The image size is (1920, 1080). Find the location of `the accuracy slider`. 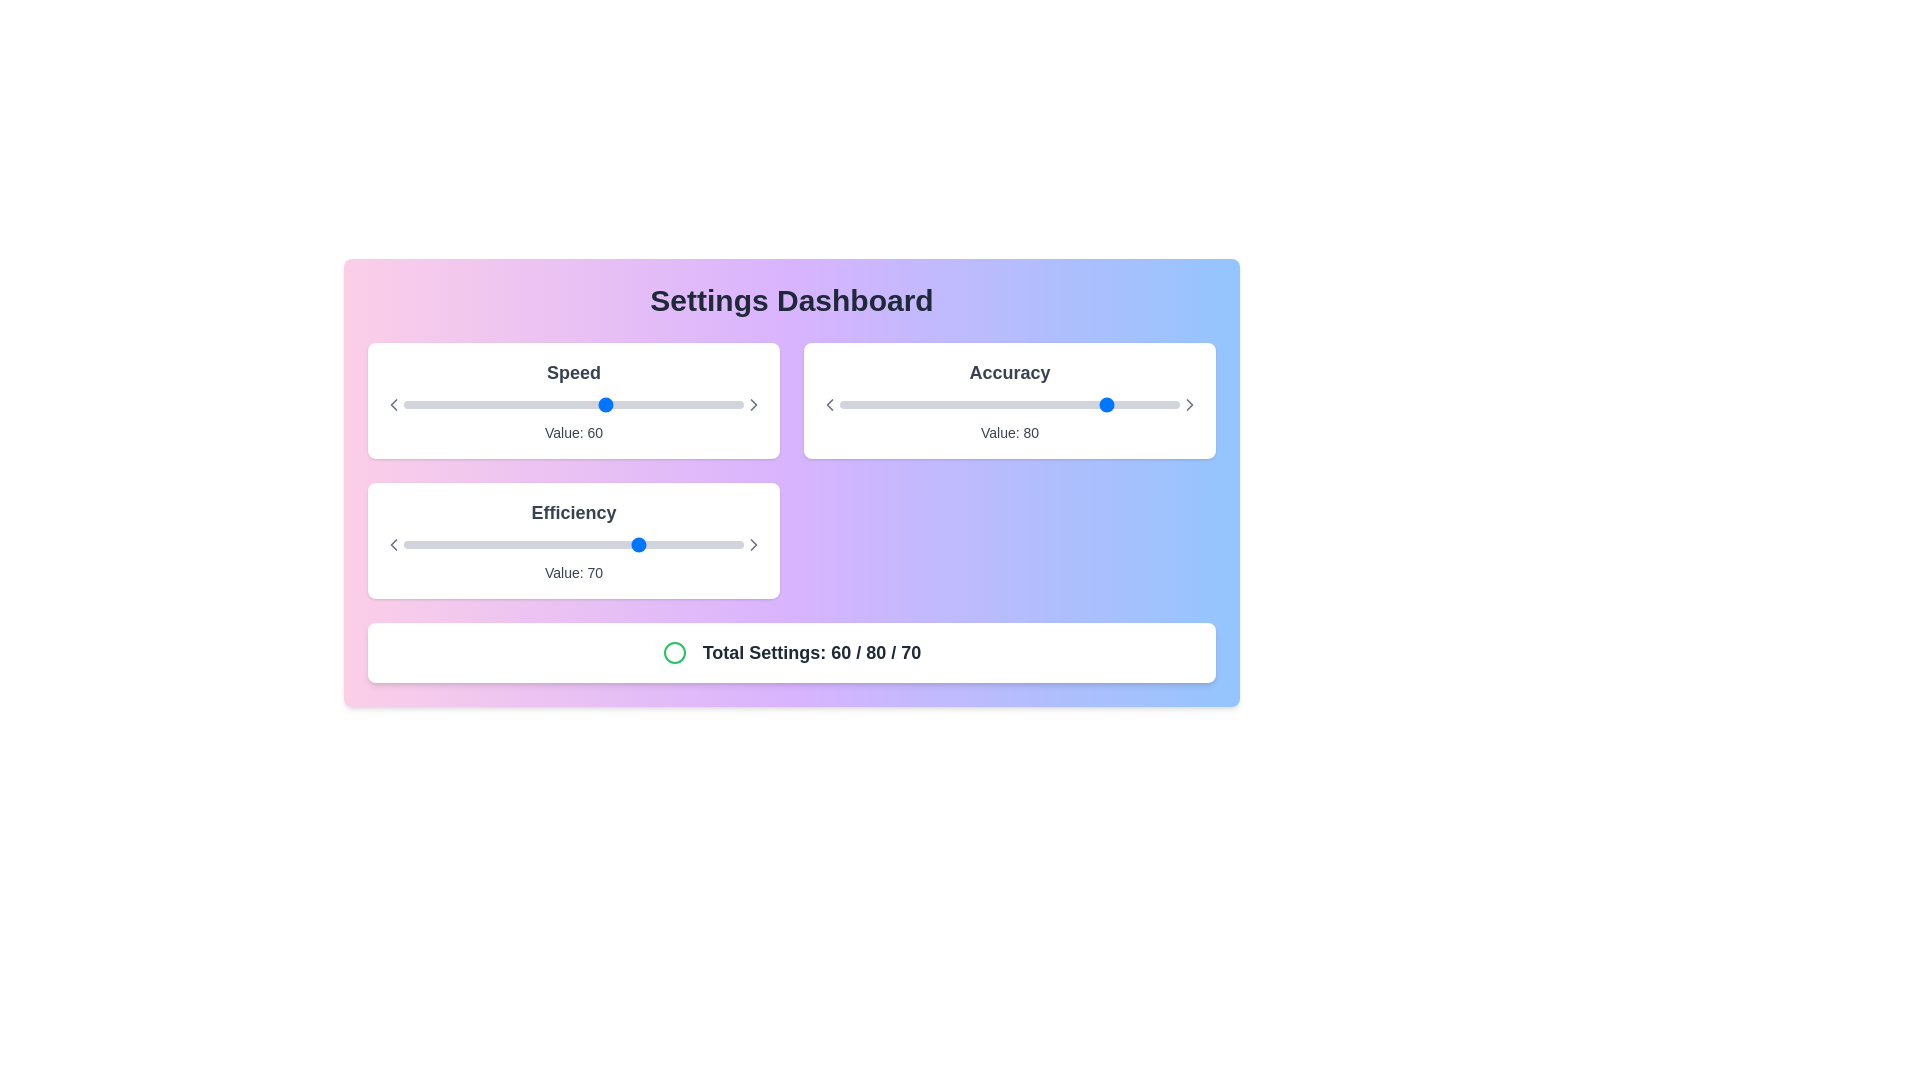

the accuracy slider is located at coordinates (1142, 405).